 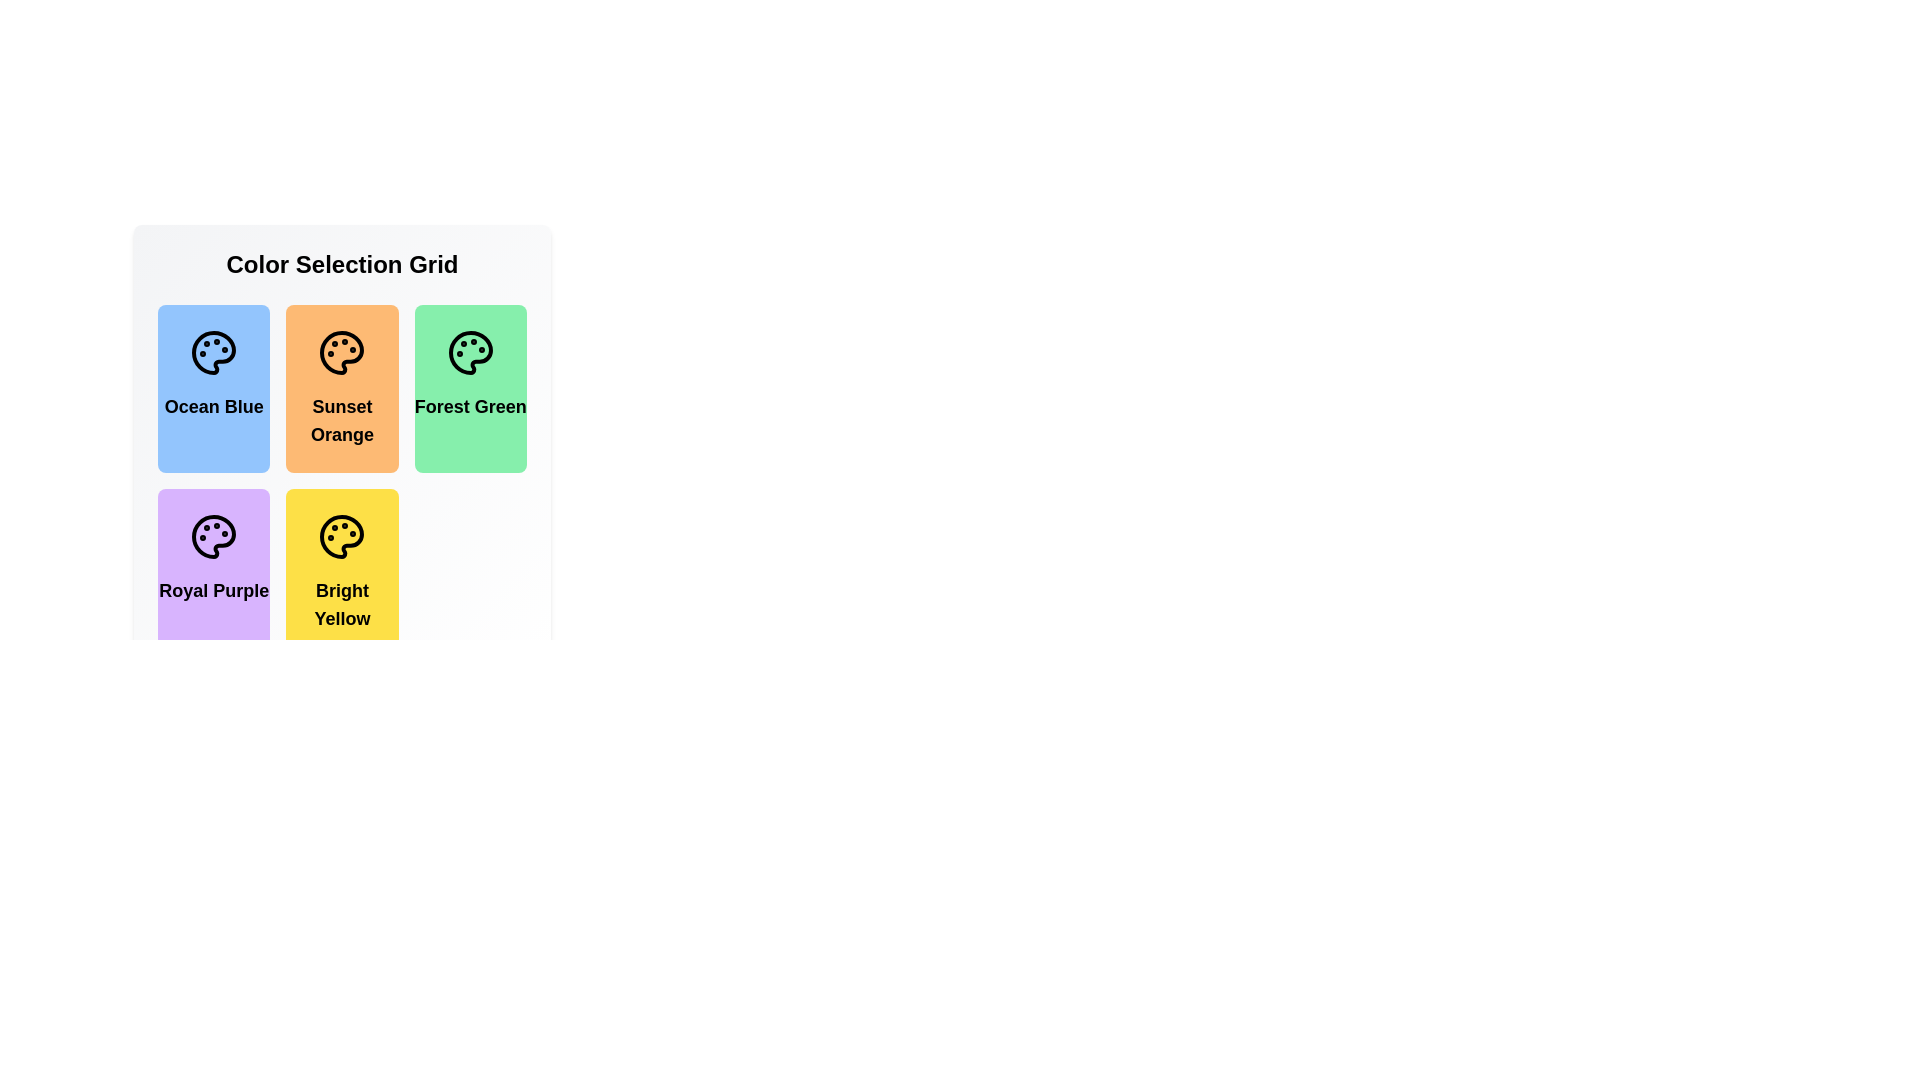 What do you see at coordinates (214, 573) in the screenshot?
I see `the color item Royal Purple` at bounding box center [214, 573].